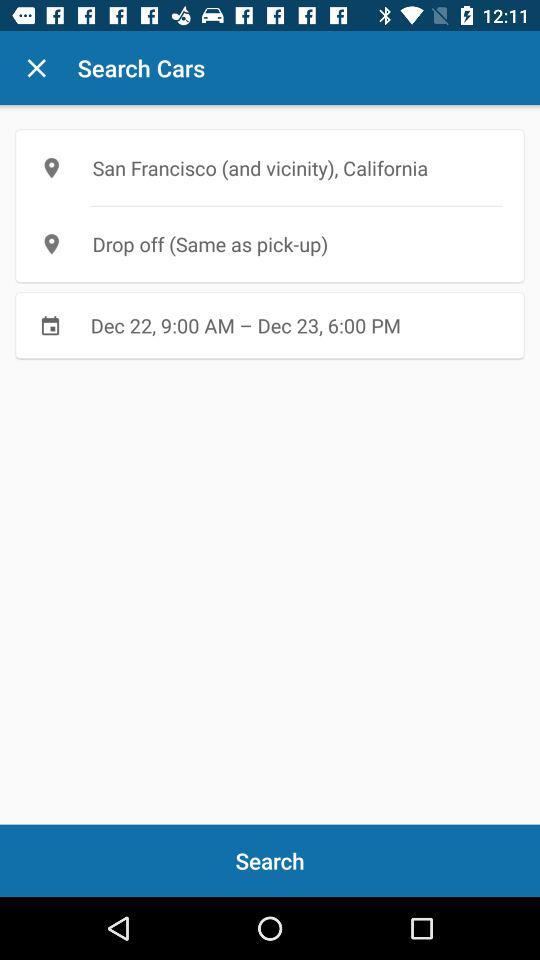 The image size is (540, 960). What do you see at coordinates (270, 167) in the screenshot?
I see `the san francisco and` at bounding box center [270, 167].